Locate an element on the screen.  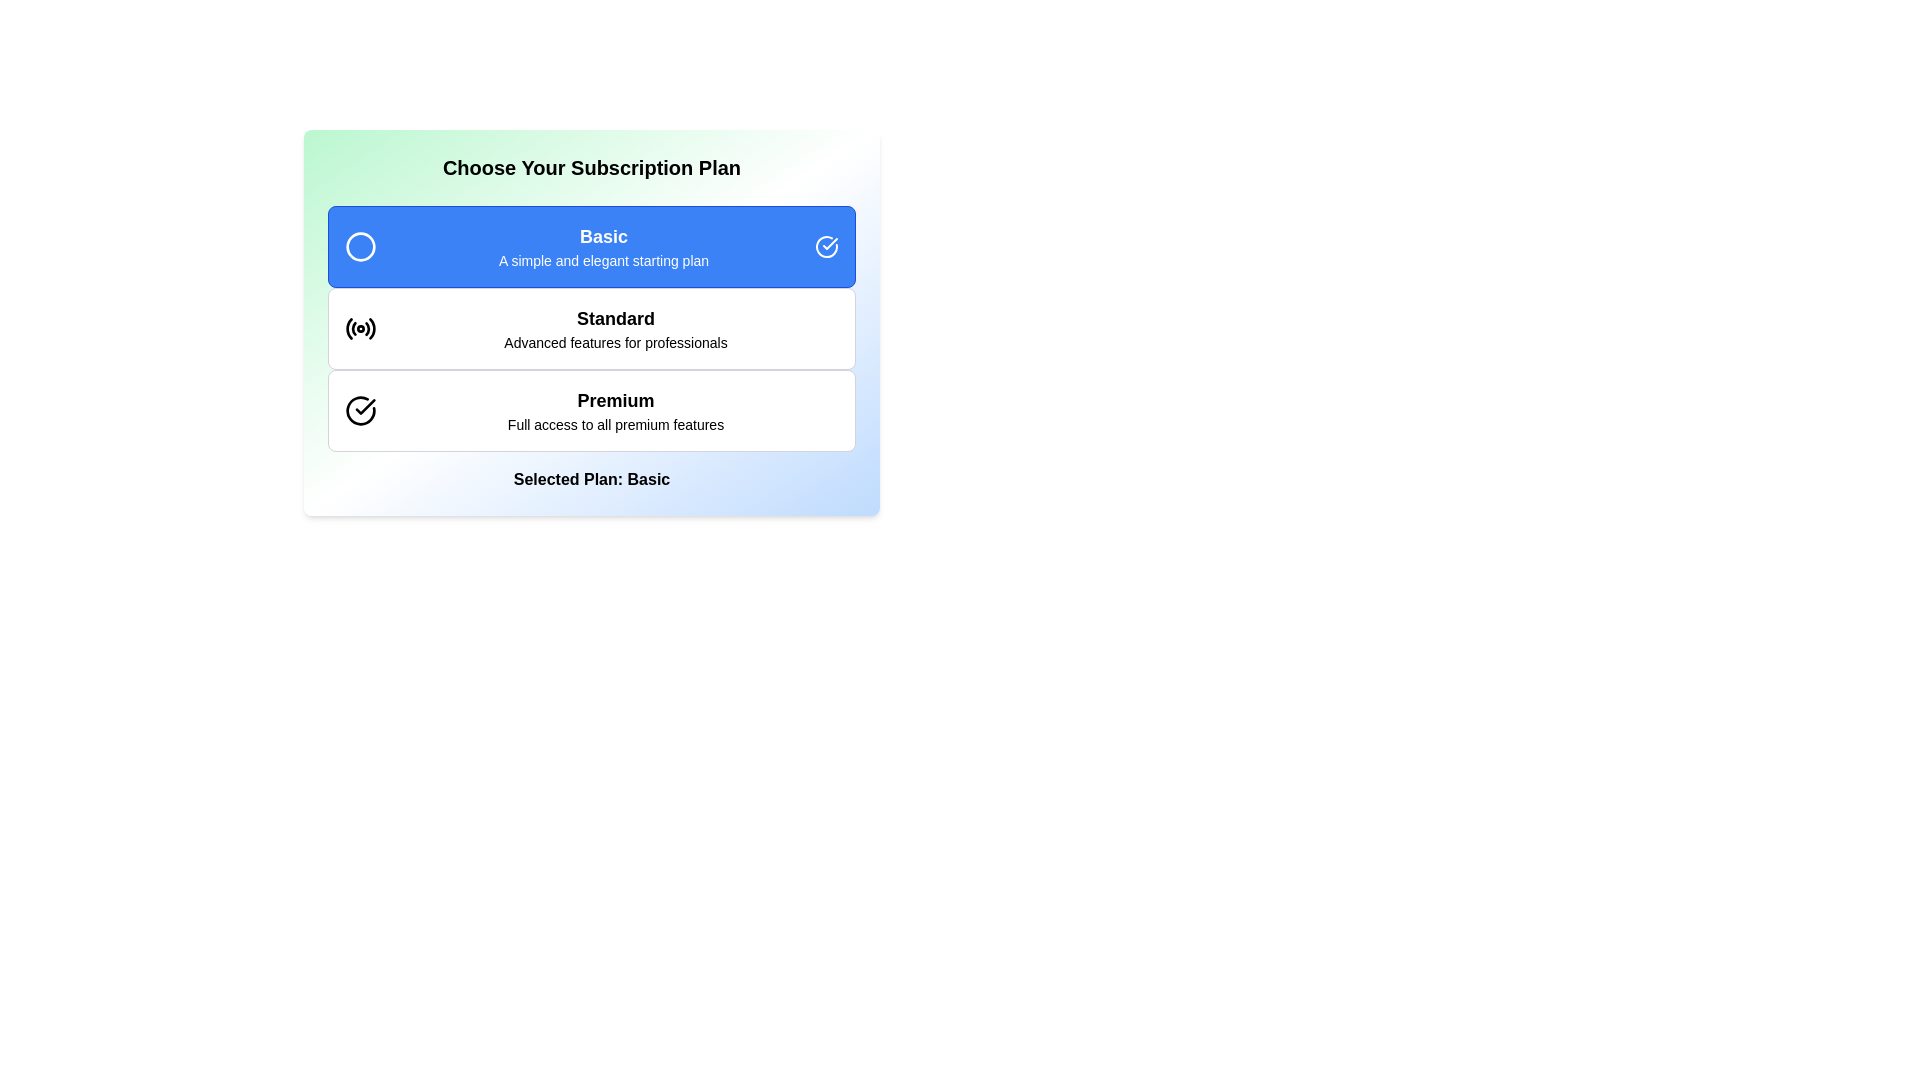
the circular checkmark icon located next to the 'Premium' subscription tier label is located at coordinates (360, 410).